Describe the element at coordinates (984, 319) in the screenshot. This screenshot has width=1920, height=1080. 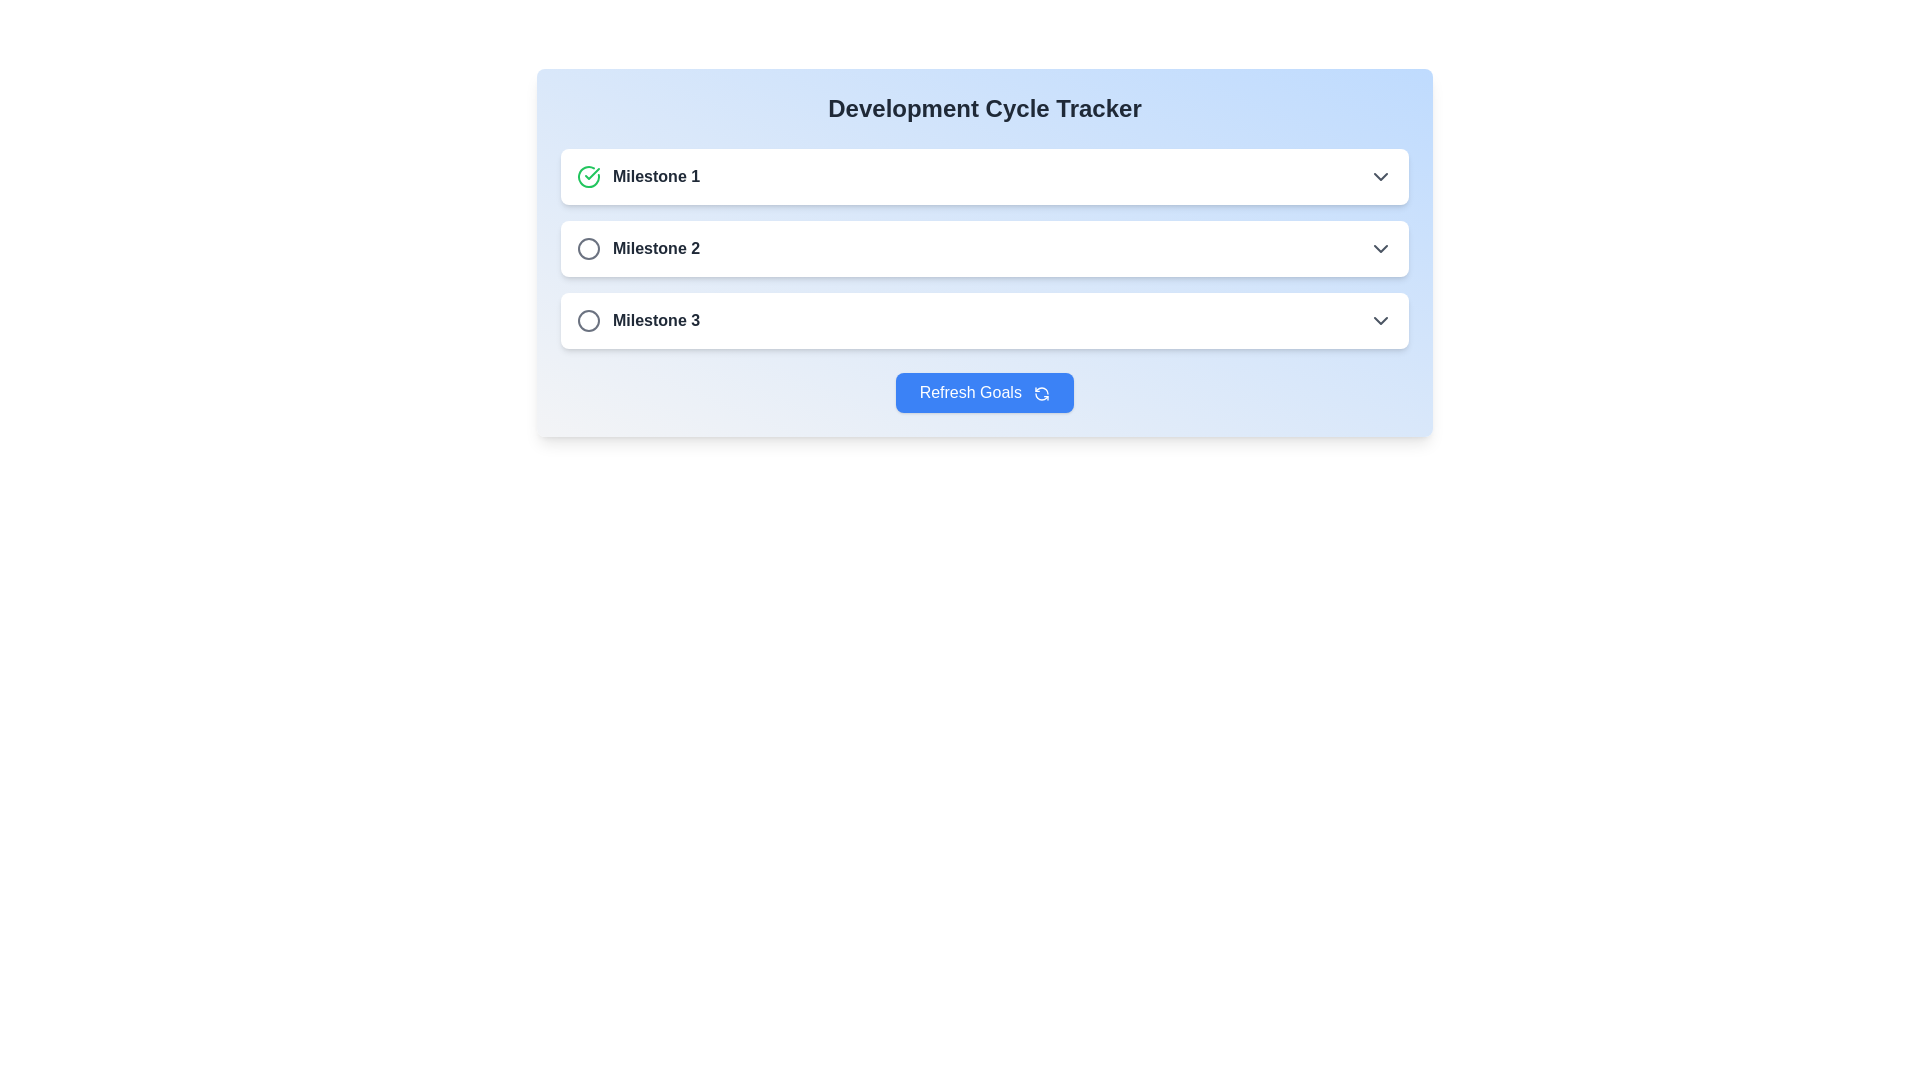
I see `the list item labeled 'Milestone 3'` at that location.